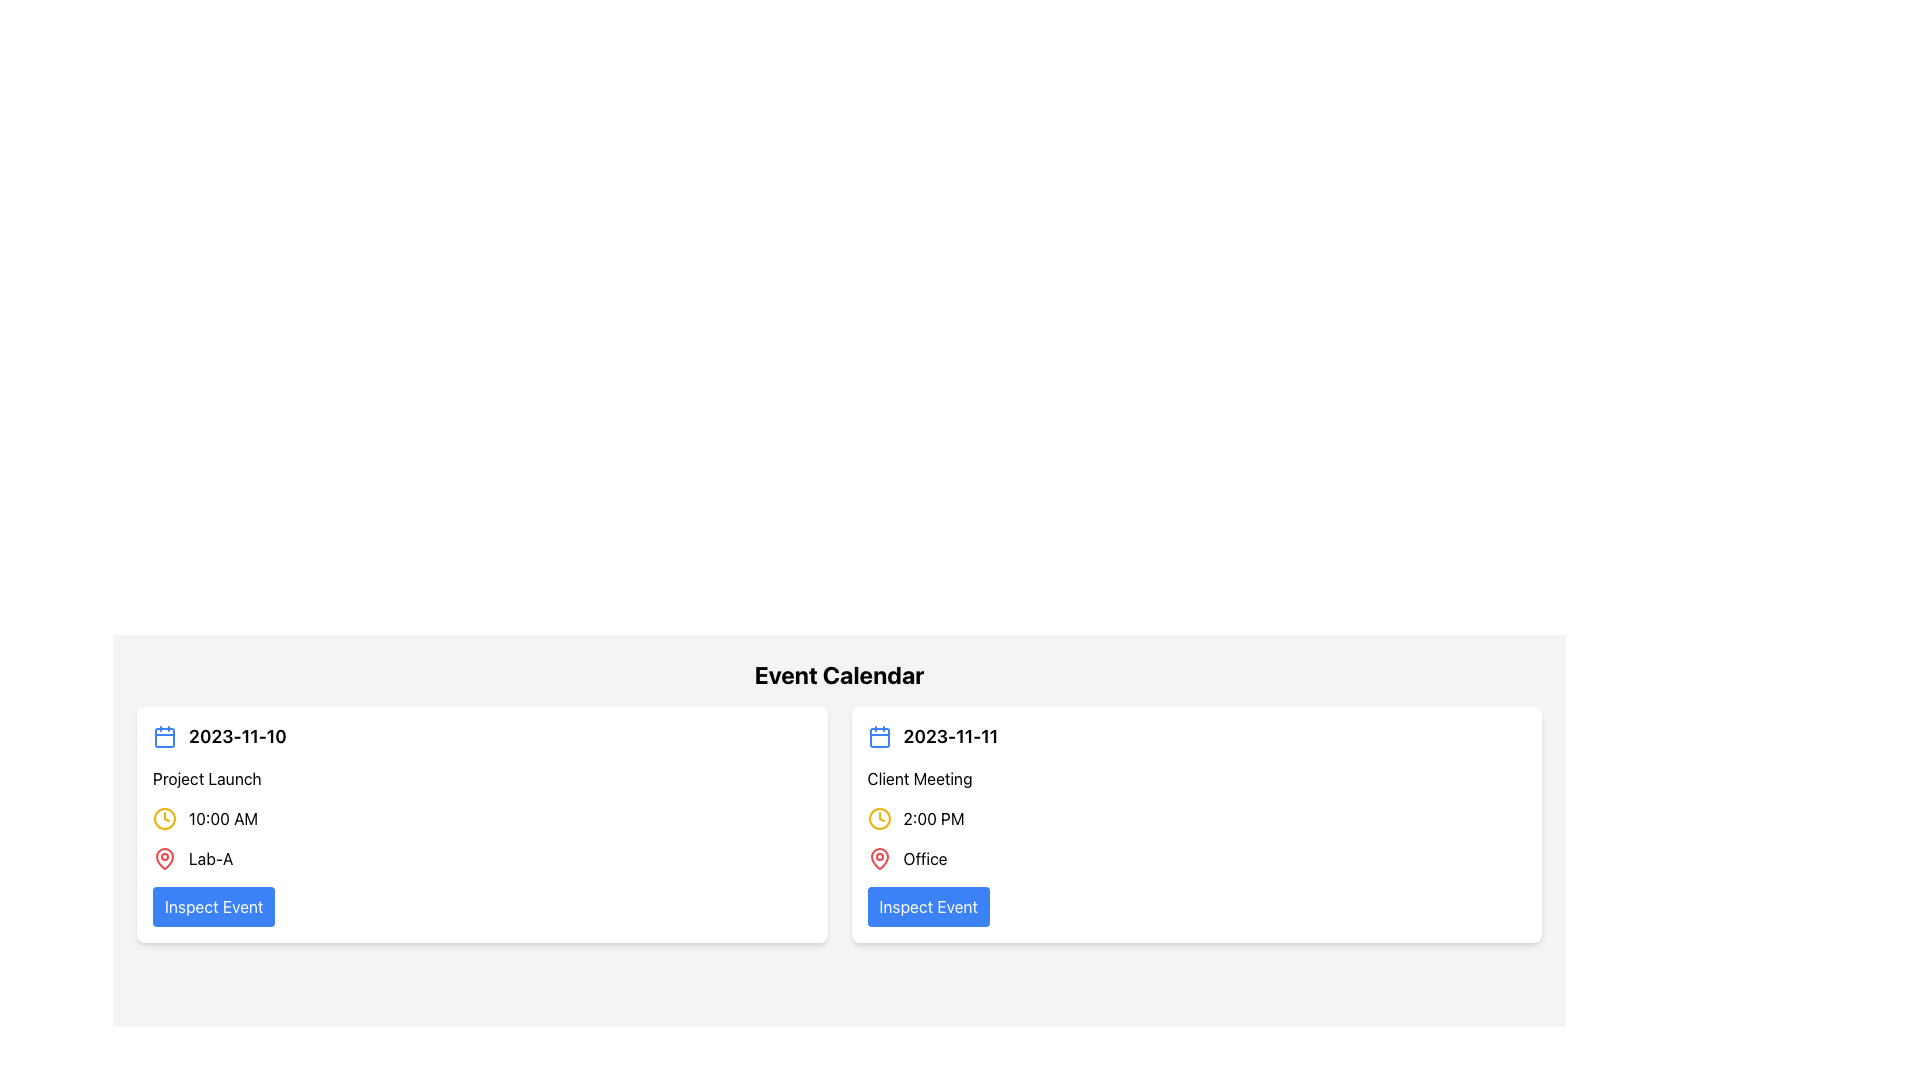 The height and width of the screenshot is (1080, 1920). Describe the element at coordinates (207, 778) in the screenshot. I see `the text label that serves as the title of the event, located below the date '2023-11-10' and above the time '10:00 AM'` at that location.